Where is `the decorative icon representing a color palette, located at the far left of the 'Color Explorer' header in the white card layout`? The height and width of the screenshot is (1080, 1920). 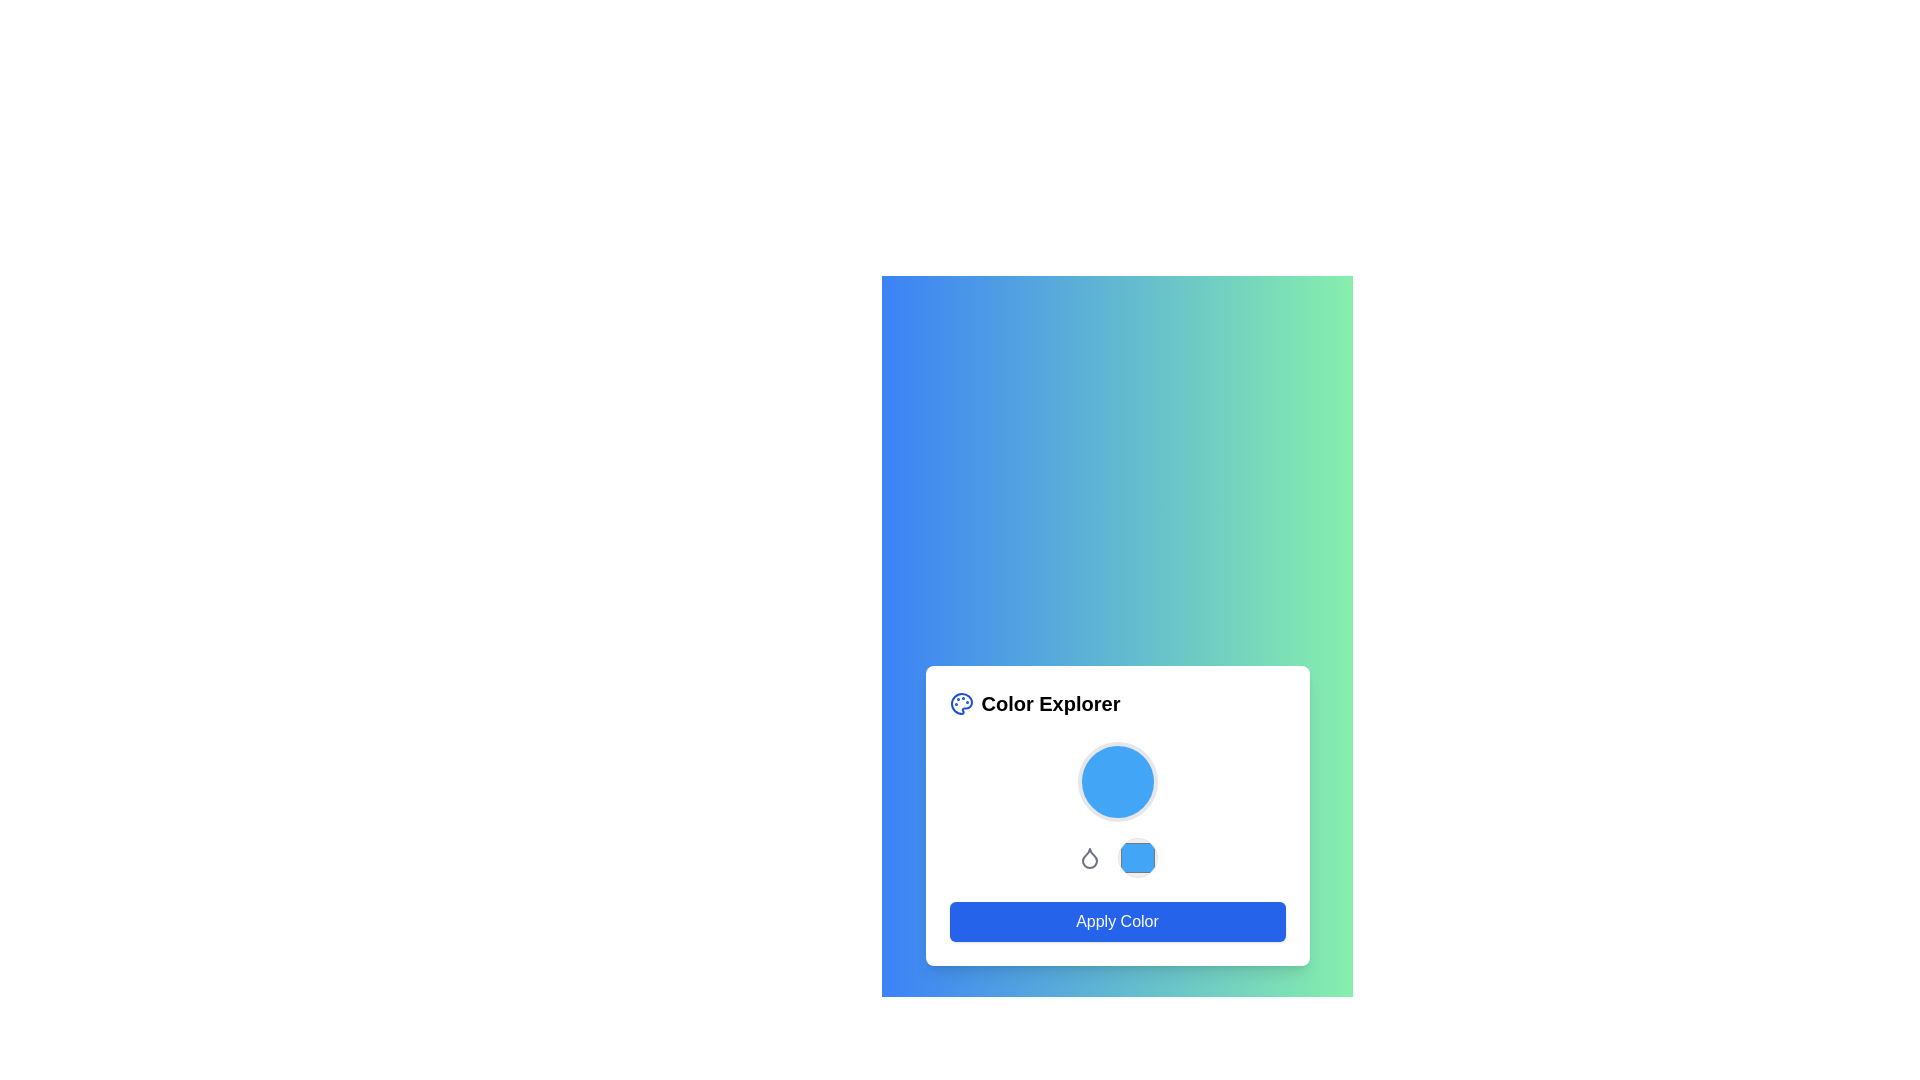
the decorative icon representing a color palette, located at the far left of the 'Color Explorer' header in the white card layout is located at coordinates (961, 703).